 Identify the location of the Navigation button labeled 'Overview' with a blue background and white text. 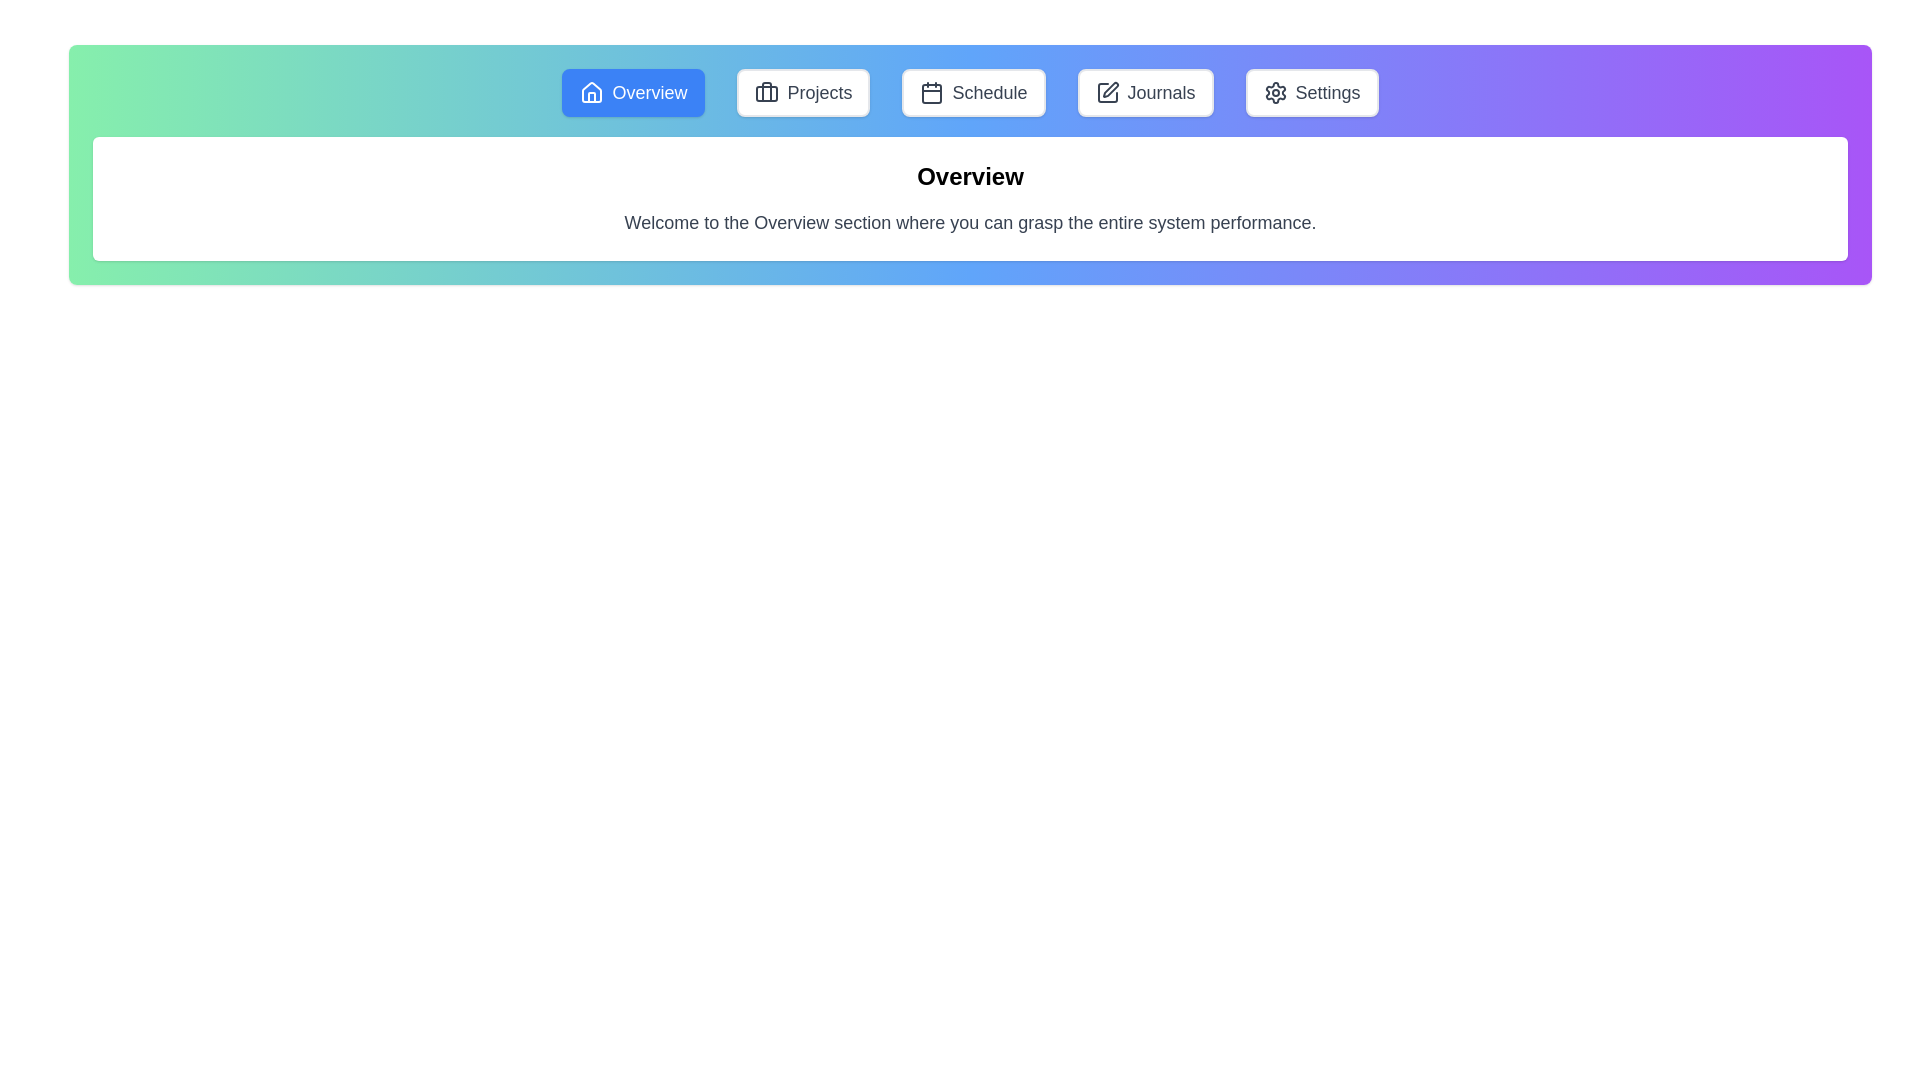
(632, 92).